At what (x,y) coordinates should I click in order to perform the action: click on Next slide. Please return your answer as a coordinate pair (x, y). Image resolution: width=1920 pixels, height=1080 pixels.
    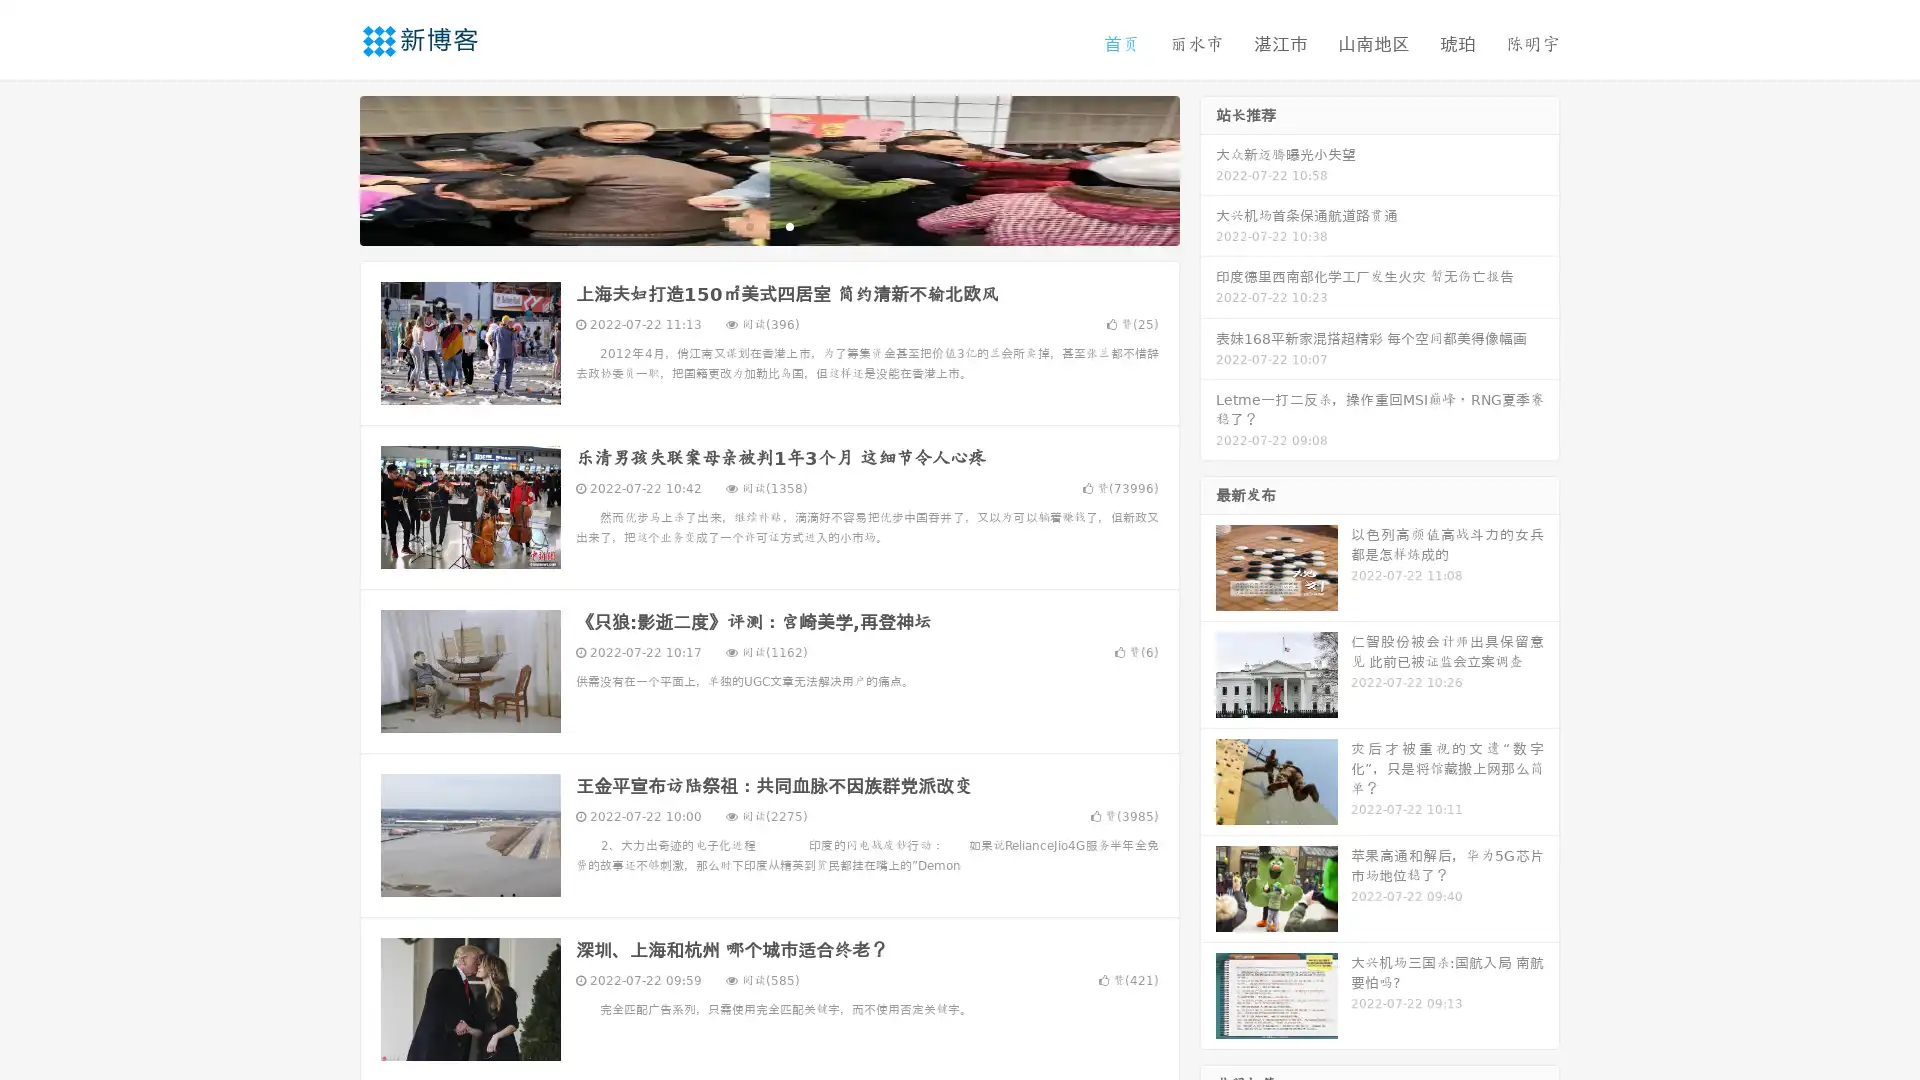
    Looking at the image, I should click on (1208, 168).